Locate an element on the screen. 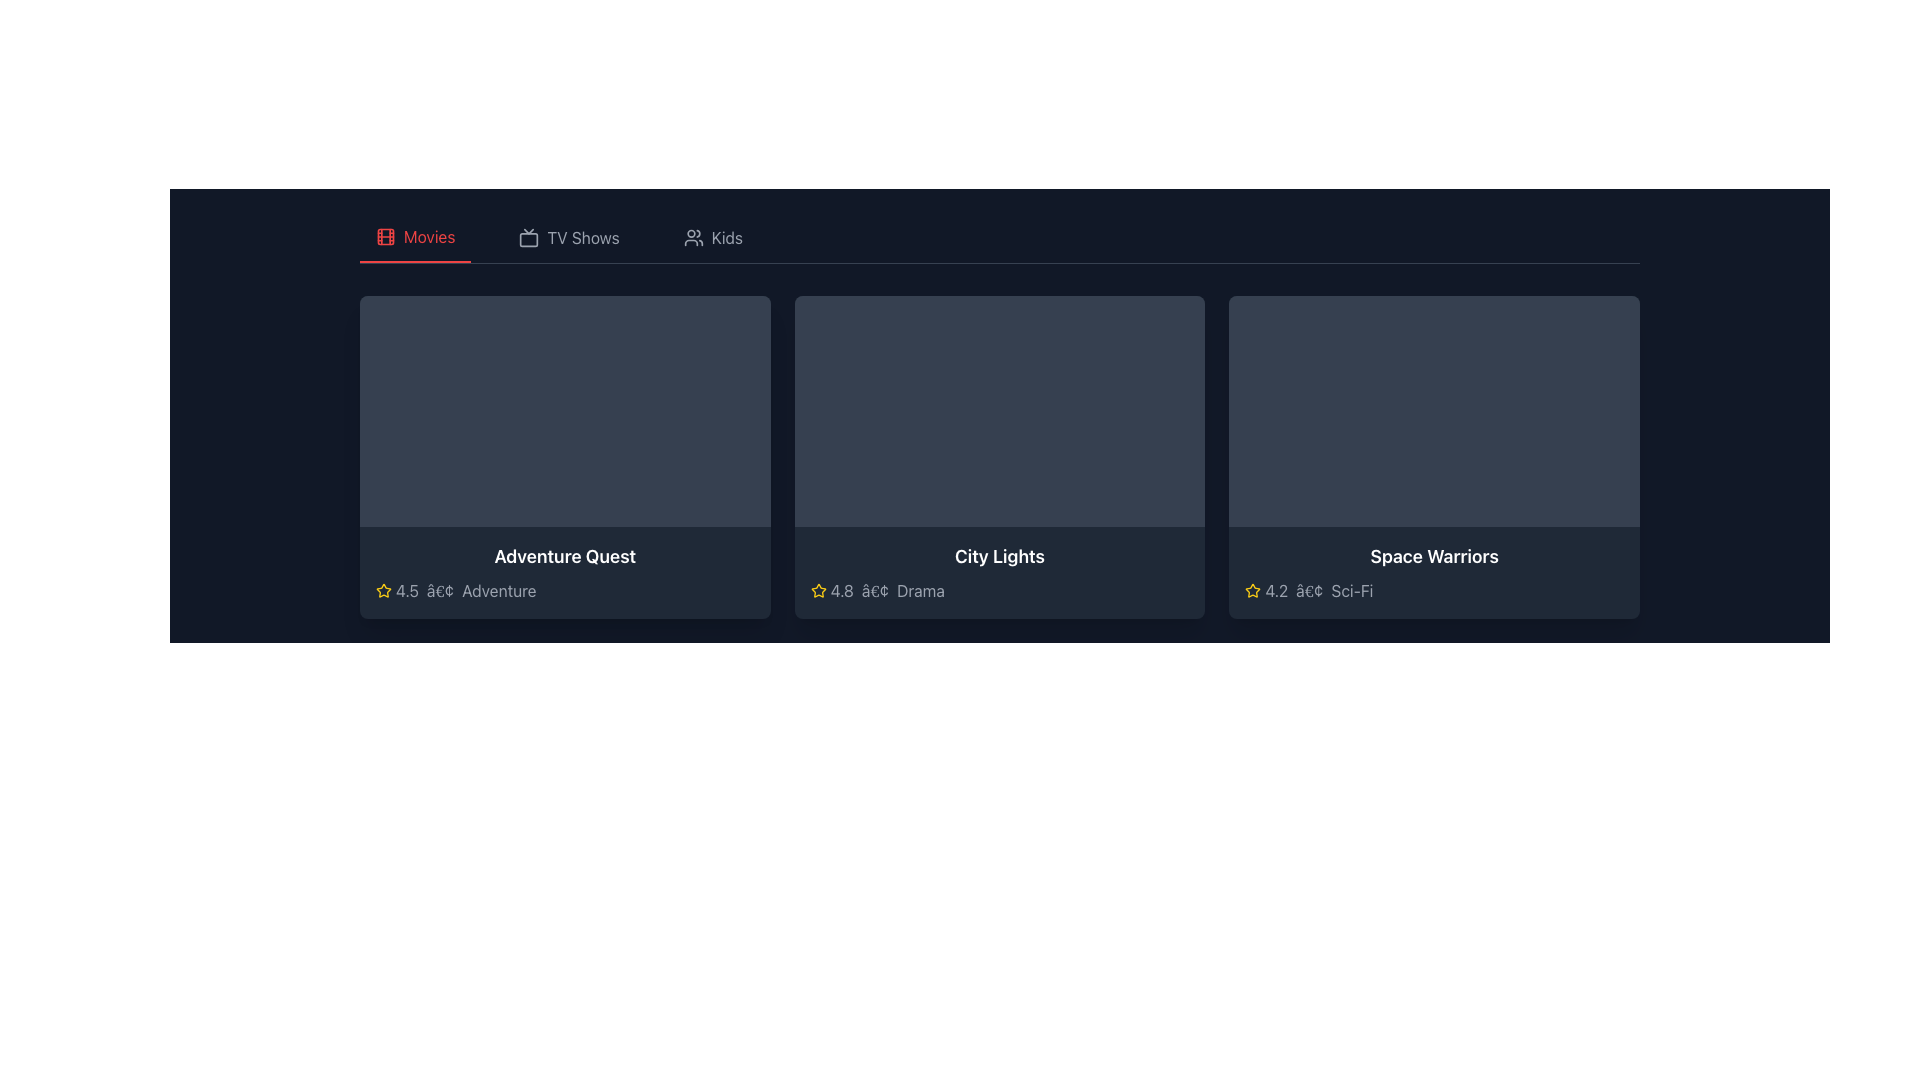  the visual placeholder located in the upper portion of the 'Space Warriors' card, which is the third card in a row within the grid layout is located at coordinates (1433, 410).